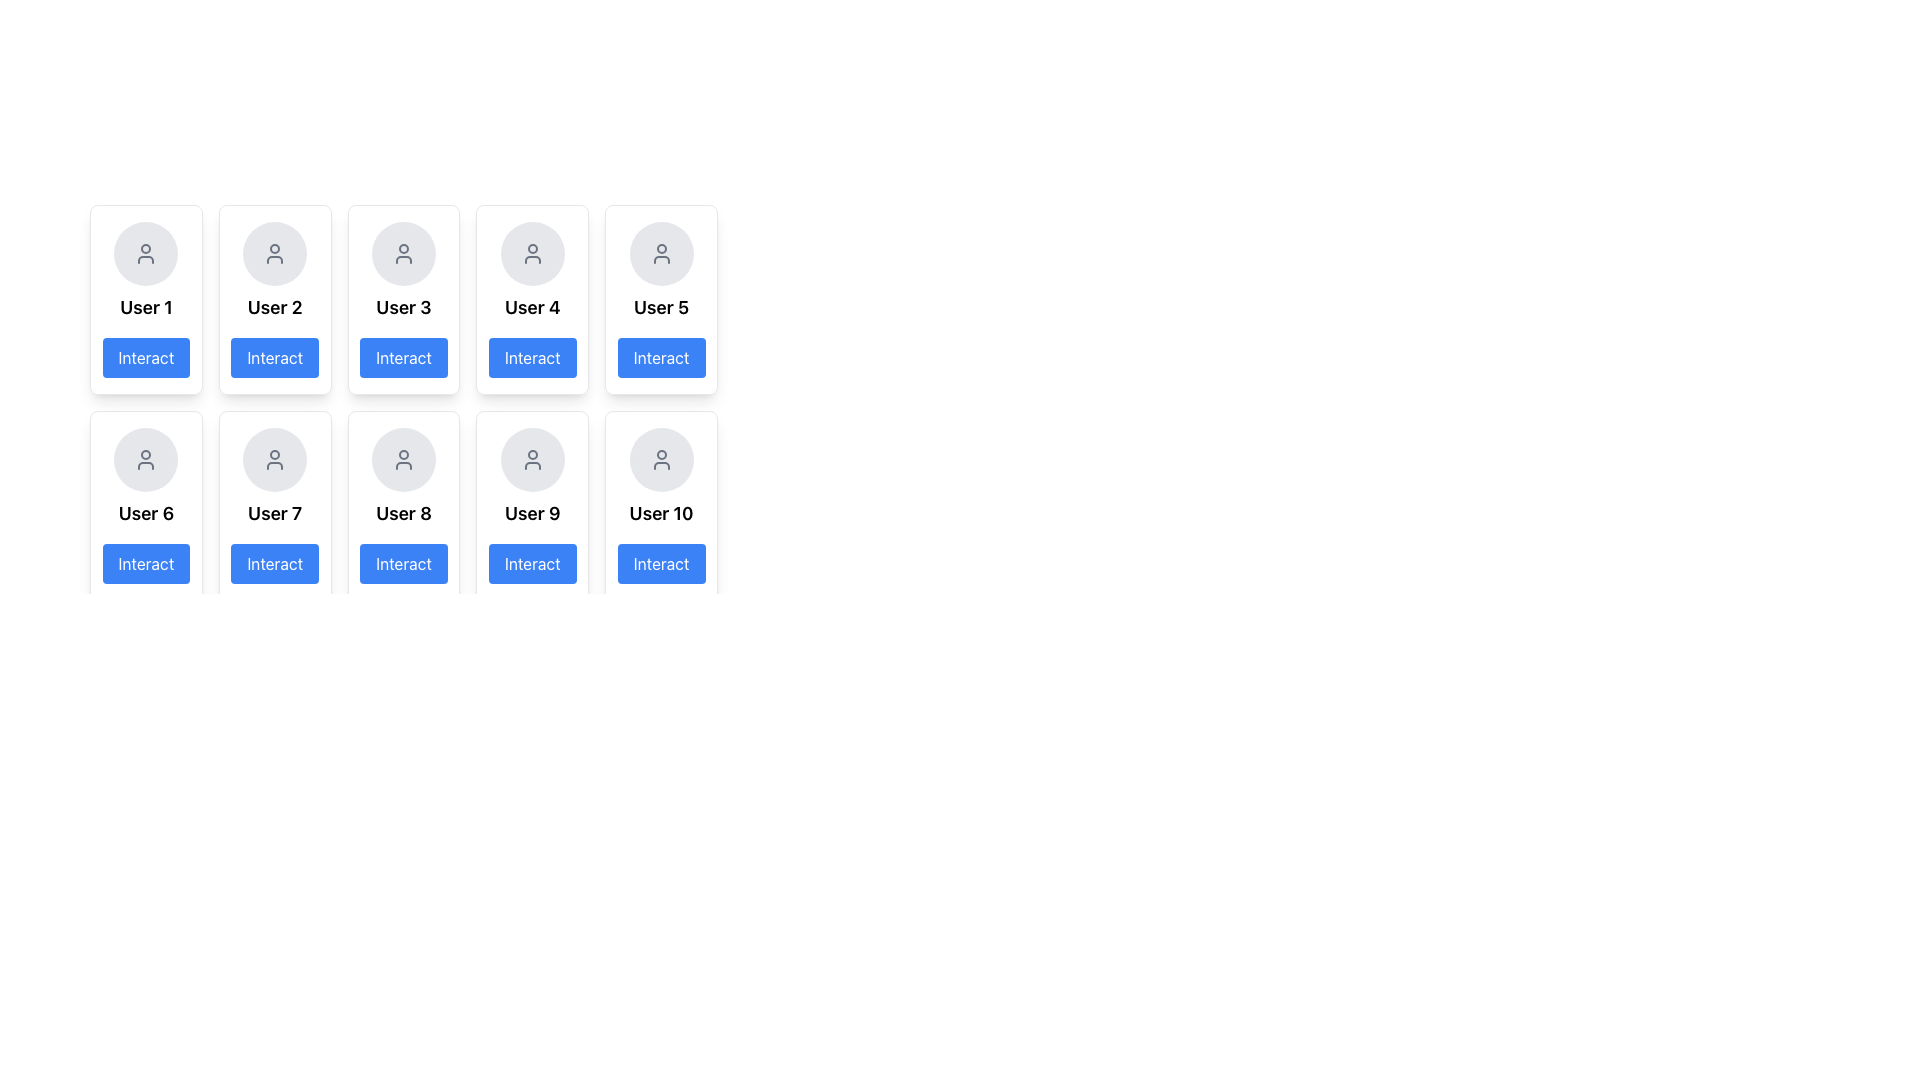 The image size is (1920, 1080). Describe the element at coordinates (532, 253) in the screenshot. I see `the decorative icon representing user information for 'User 4', which is located at the top of the card in the fourth position of the top row` at that location.